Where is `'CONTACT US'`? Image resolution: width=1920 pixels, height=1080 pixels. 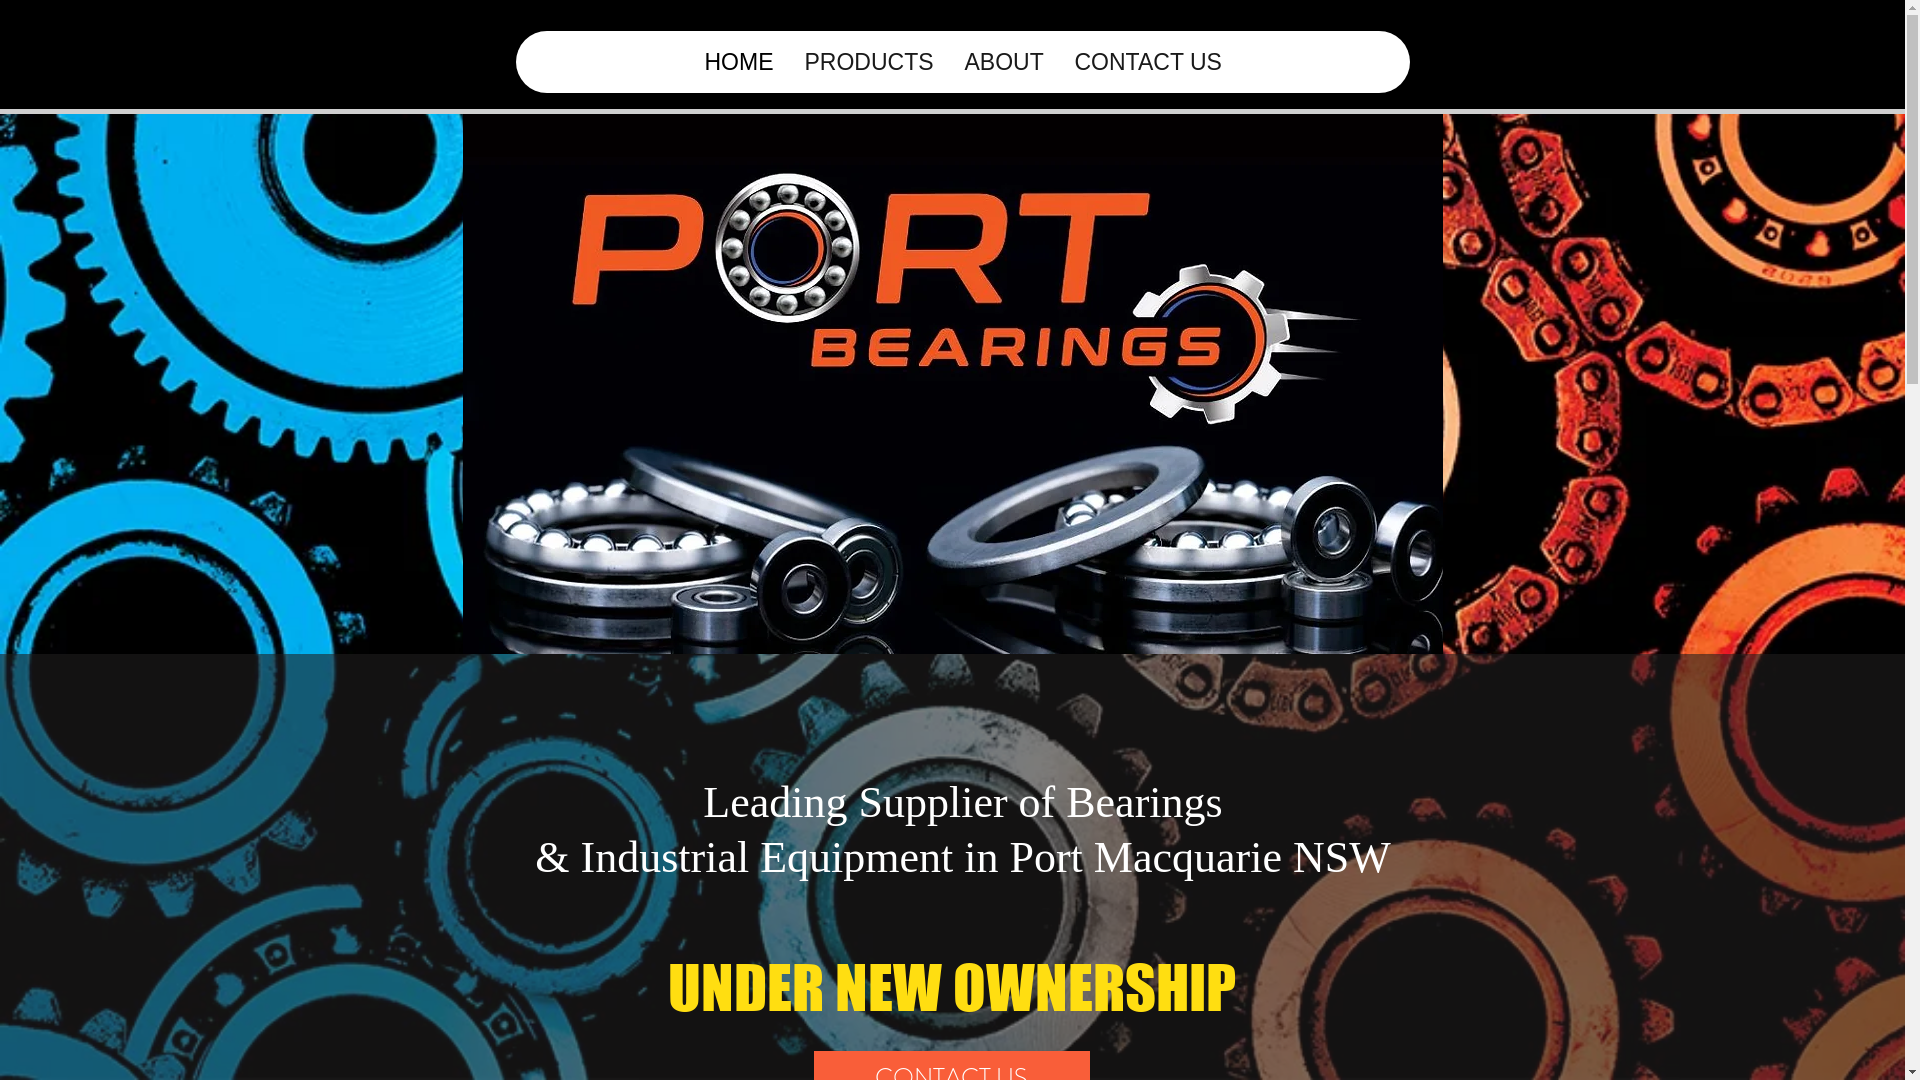
'CONTACT US' is located at coordinates (1056, 60).